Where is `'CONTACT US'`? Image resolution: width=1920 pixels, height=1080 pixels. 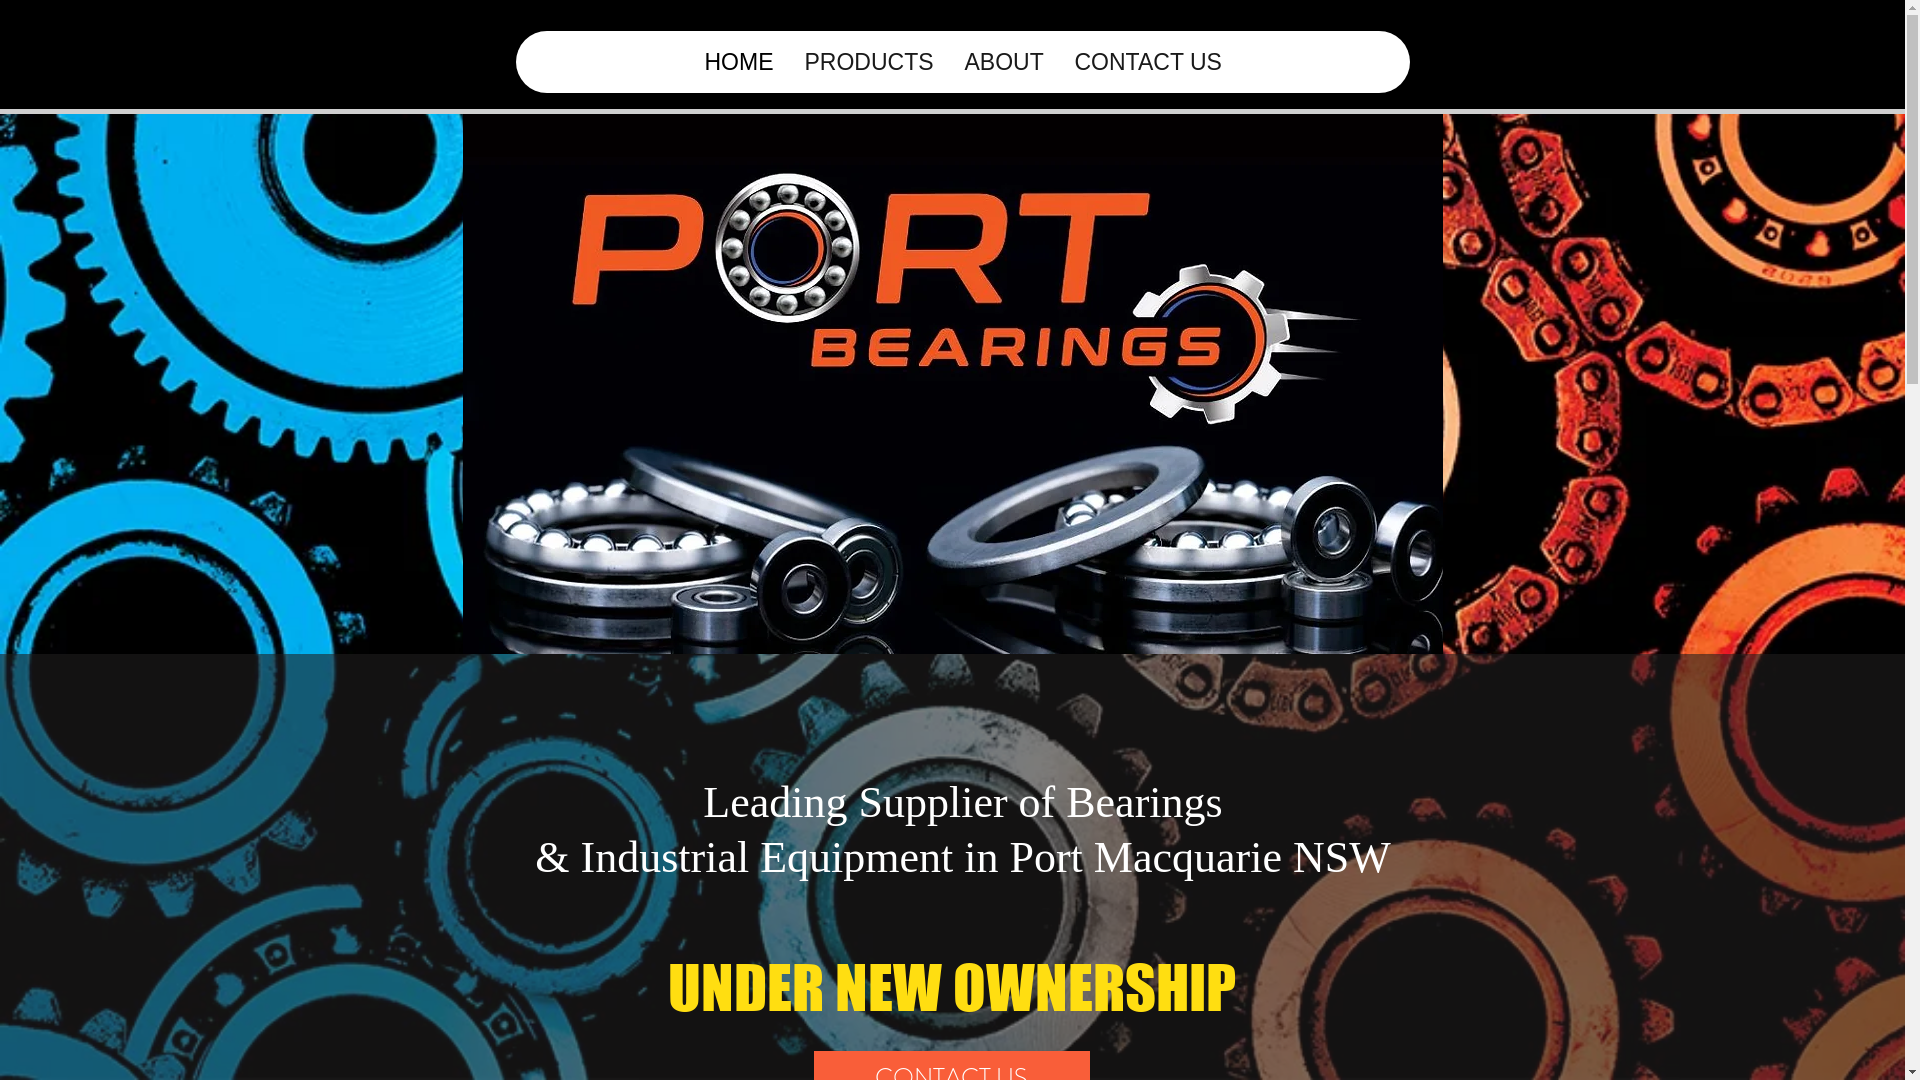
'CONTACT US' is located at coordinates (1056, 60).